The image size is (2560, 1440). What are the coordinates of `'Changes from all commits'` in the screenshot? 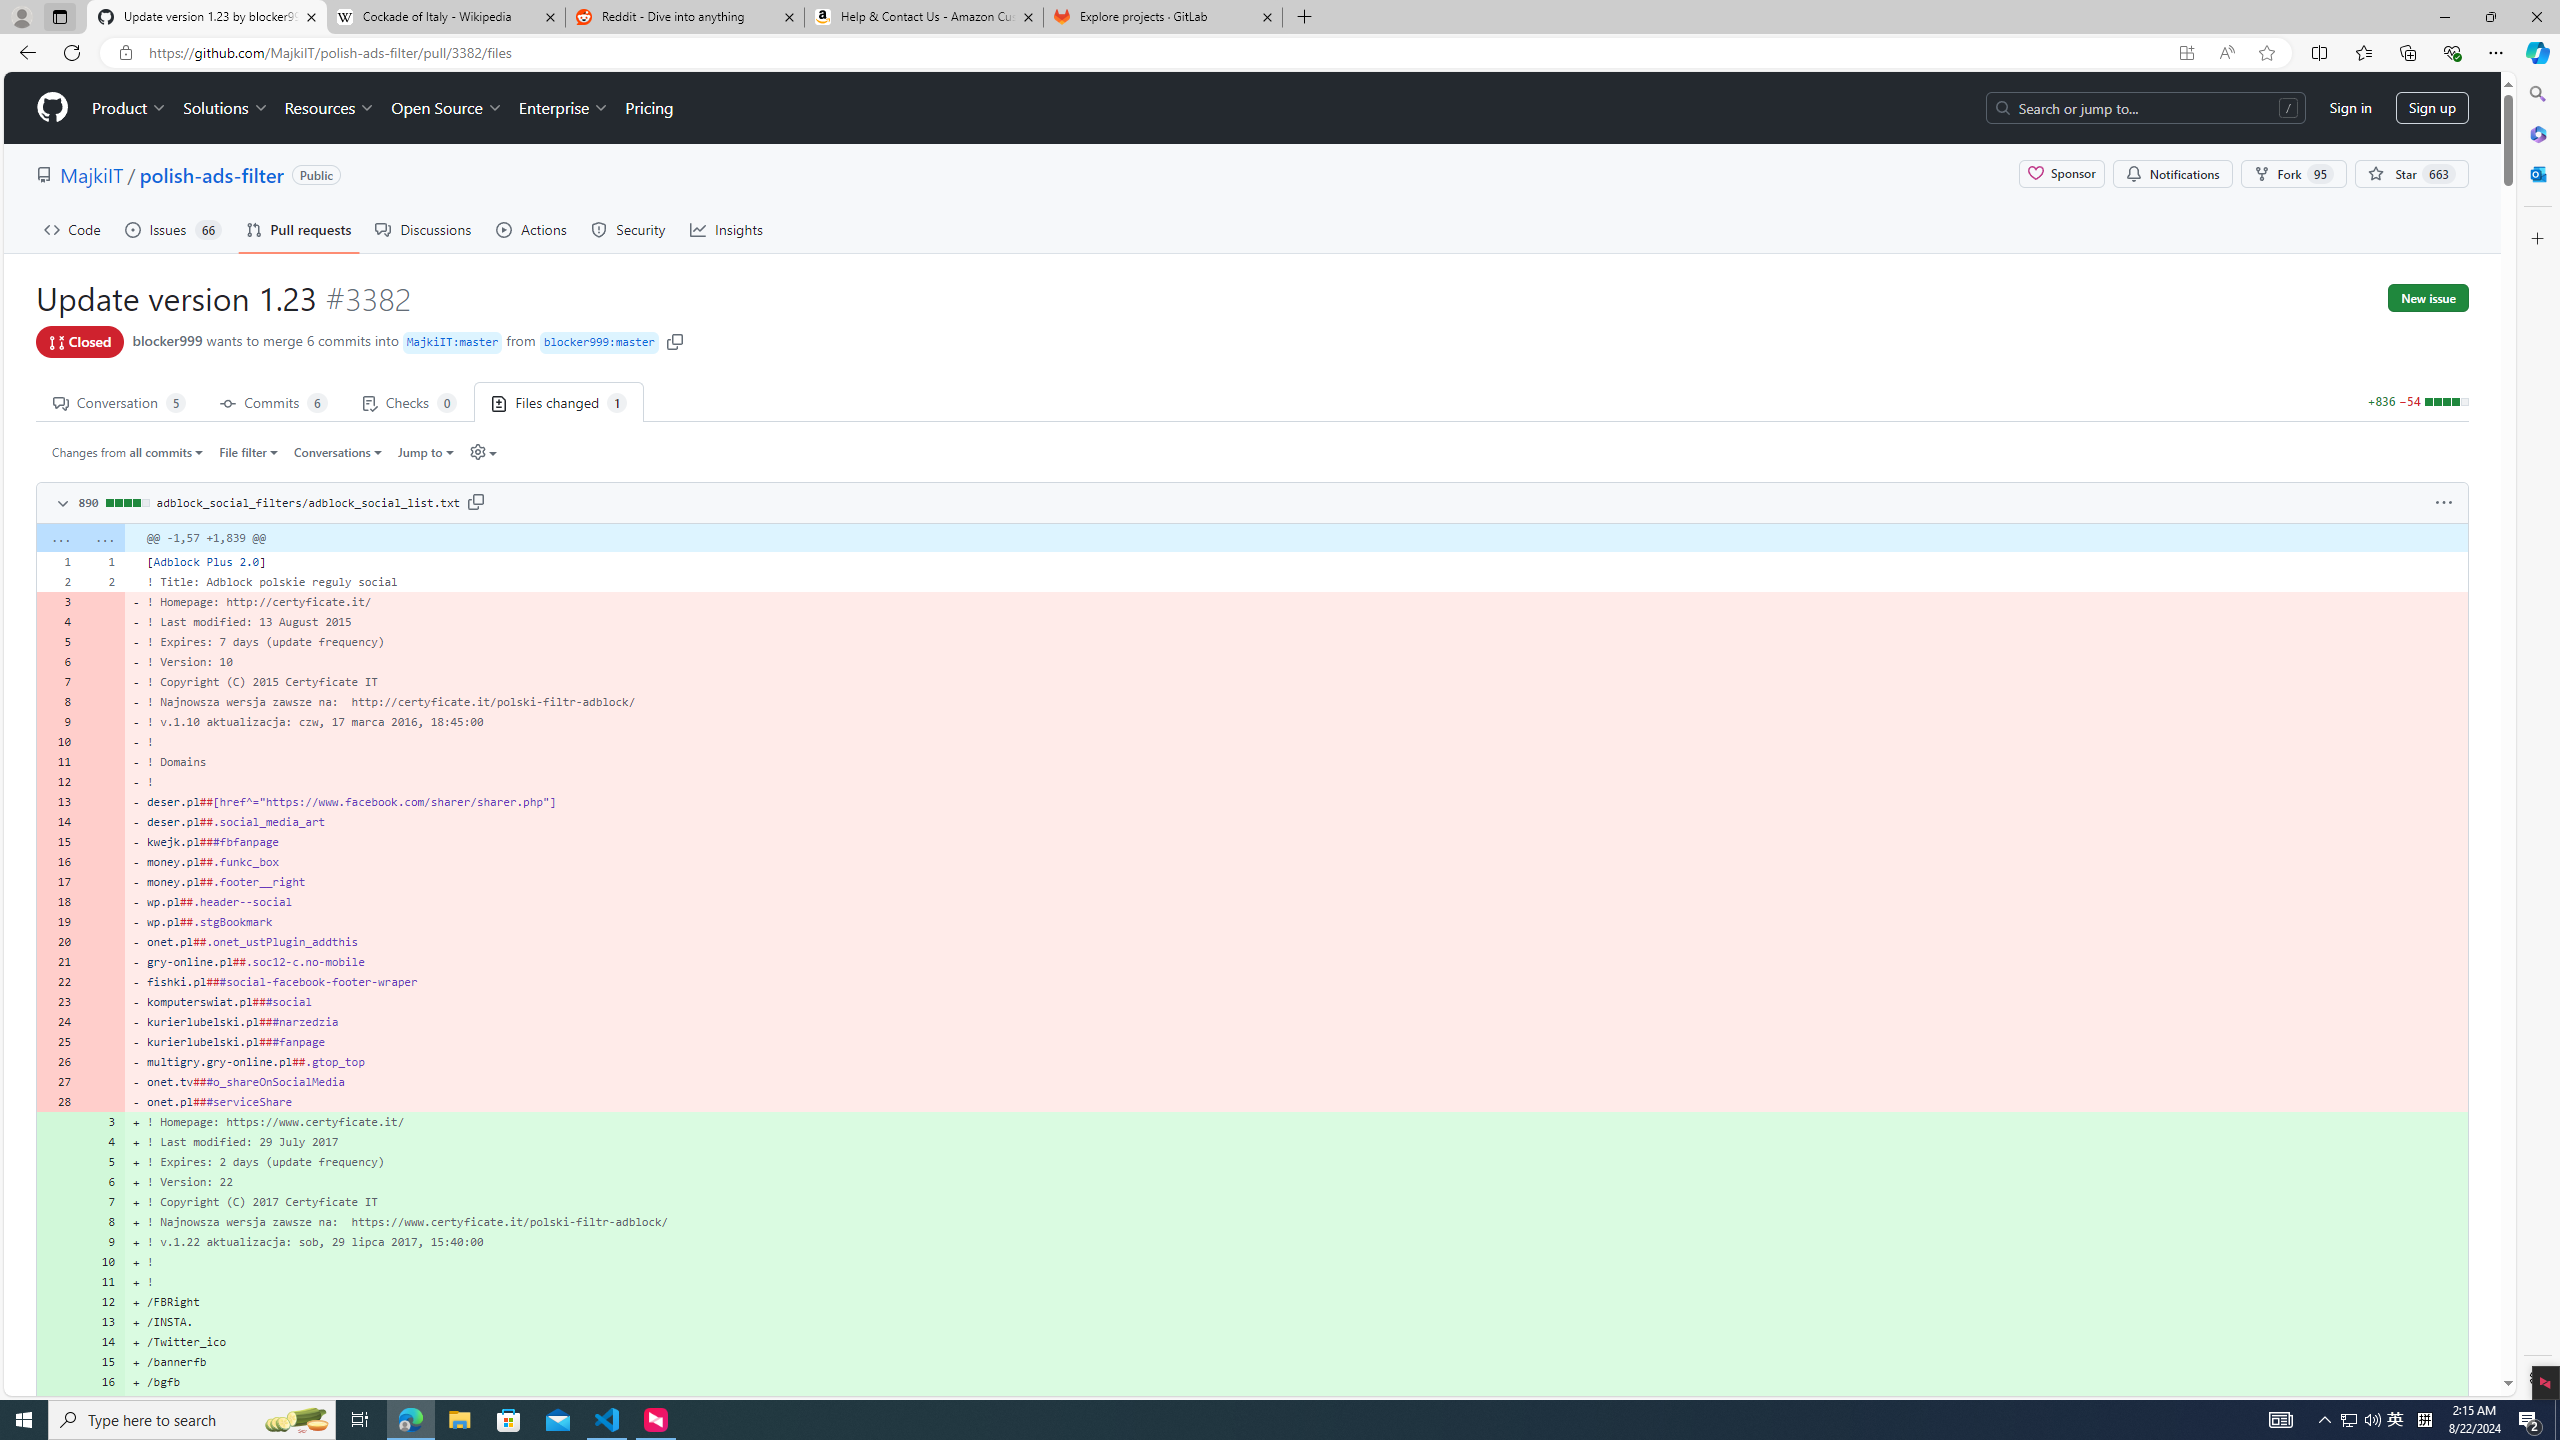 It's located at (127, 451).